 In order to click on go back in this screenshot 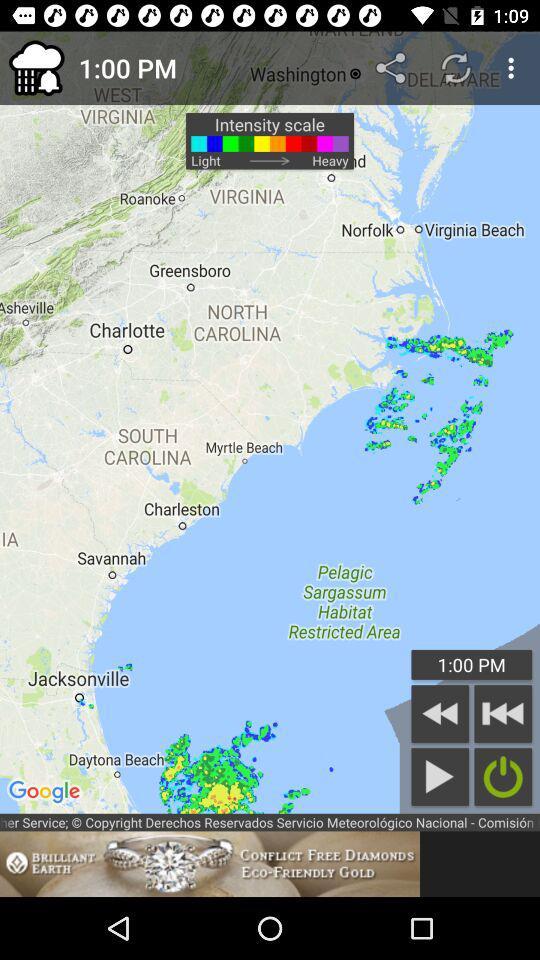, I will do `click(440, 713)`.